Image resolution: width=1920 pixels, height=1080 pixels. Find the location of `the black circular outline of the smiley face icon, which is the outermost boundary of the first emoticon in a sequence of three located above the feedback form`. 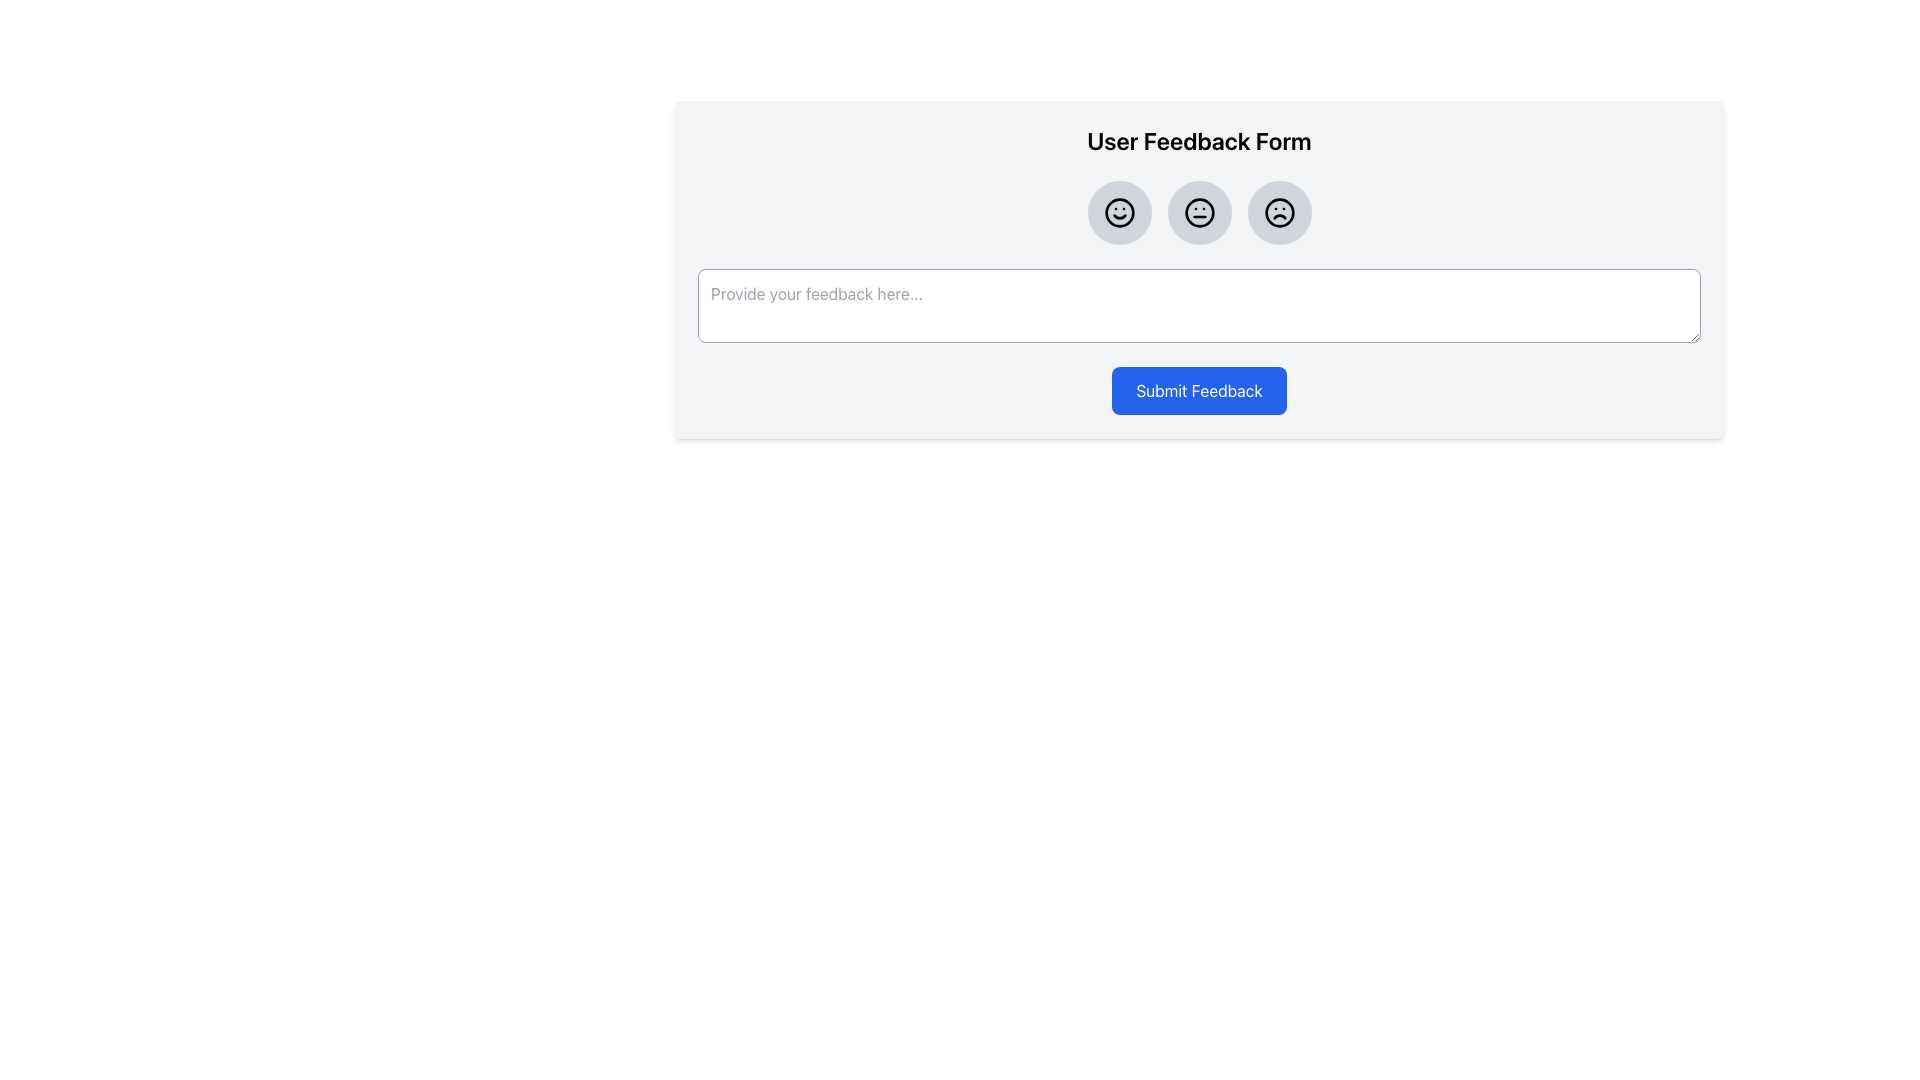

the black circular outline of the smiley face icon, which is the outermost boundary of the first emoticon in a sequence of three located above the feedback form is located at coordinates (1118, 212).